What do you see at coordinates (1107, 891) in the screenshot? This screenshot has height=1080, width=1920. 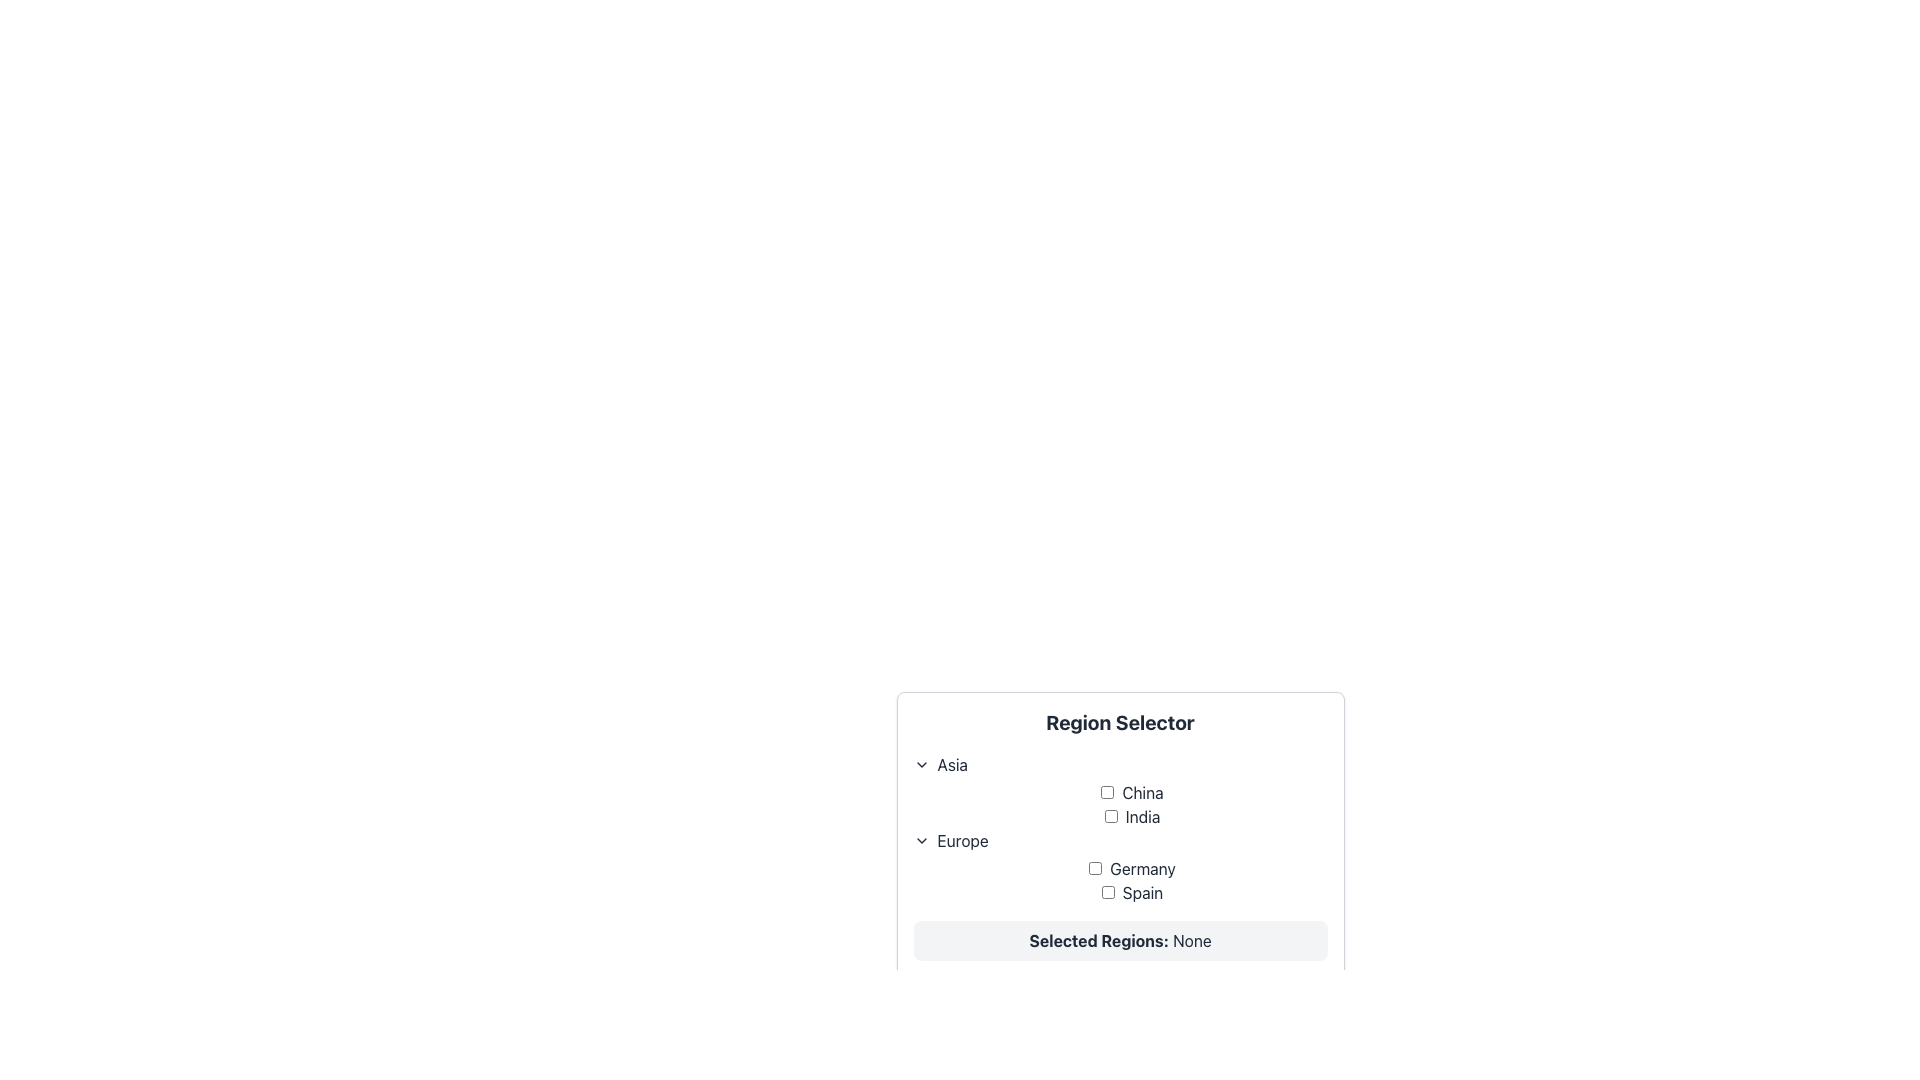 I see `the checkbox to the left of the label 'Spain' in the 'Europe' section of the Region Selector interface` at bounding box center [1107, 891].